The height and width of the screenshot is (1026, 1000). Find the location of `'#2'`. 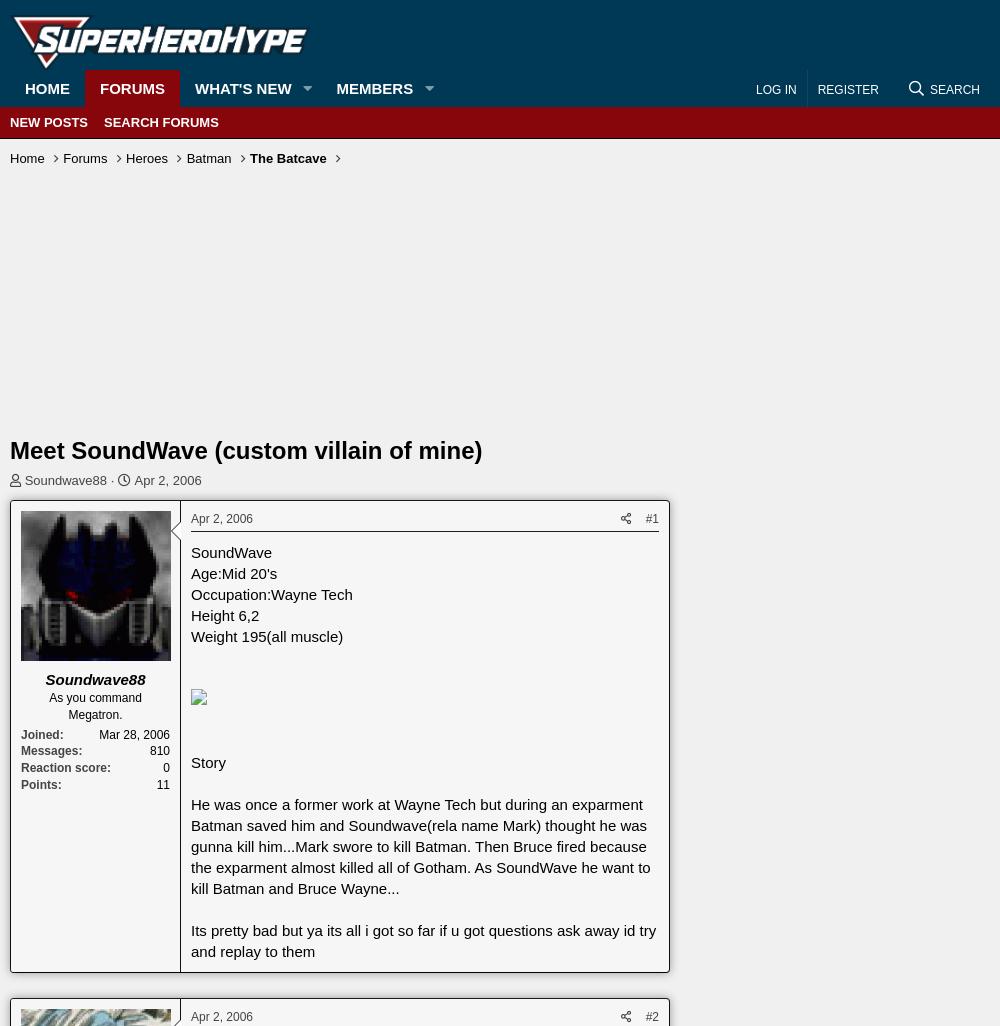

'#2' is located at coordinates (645, 1015).